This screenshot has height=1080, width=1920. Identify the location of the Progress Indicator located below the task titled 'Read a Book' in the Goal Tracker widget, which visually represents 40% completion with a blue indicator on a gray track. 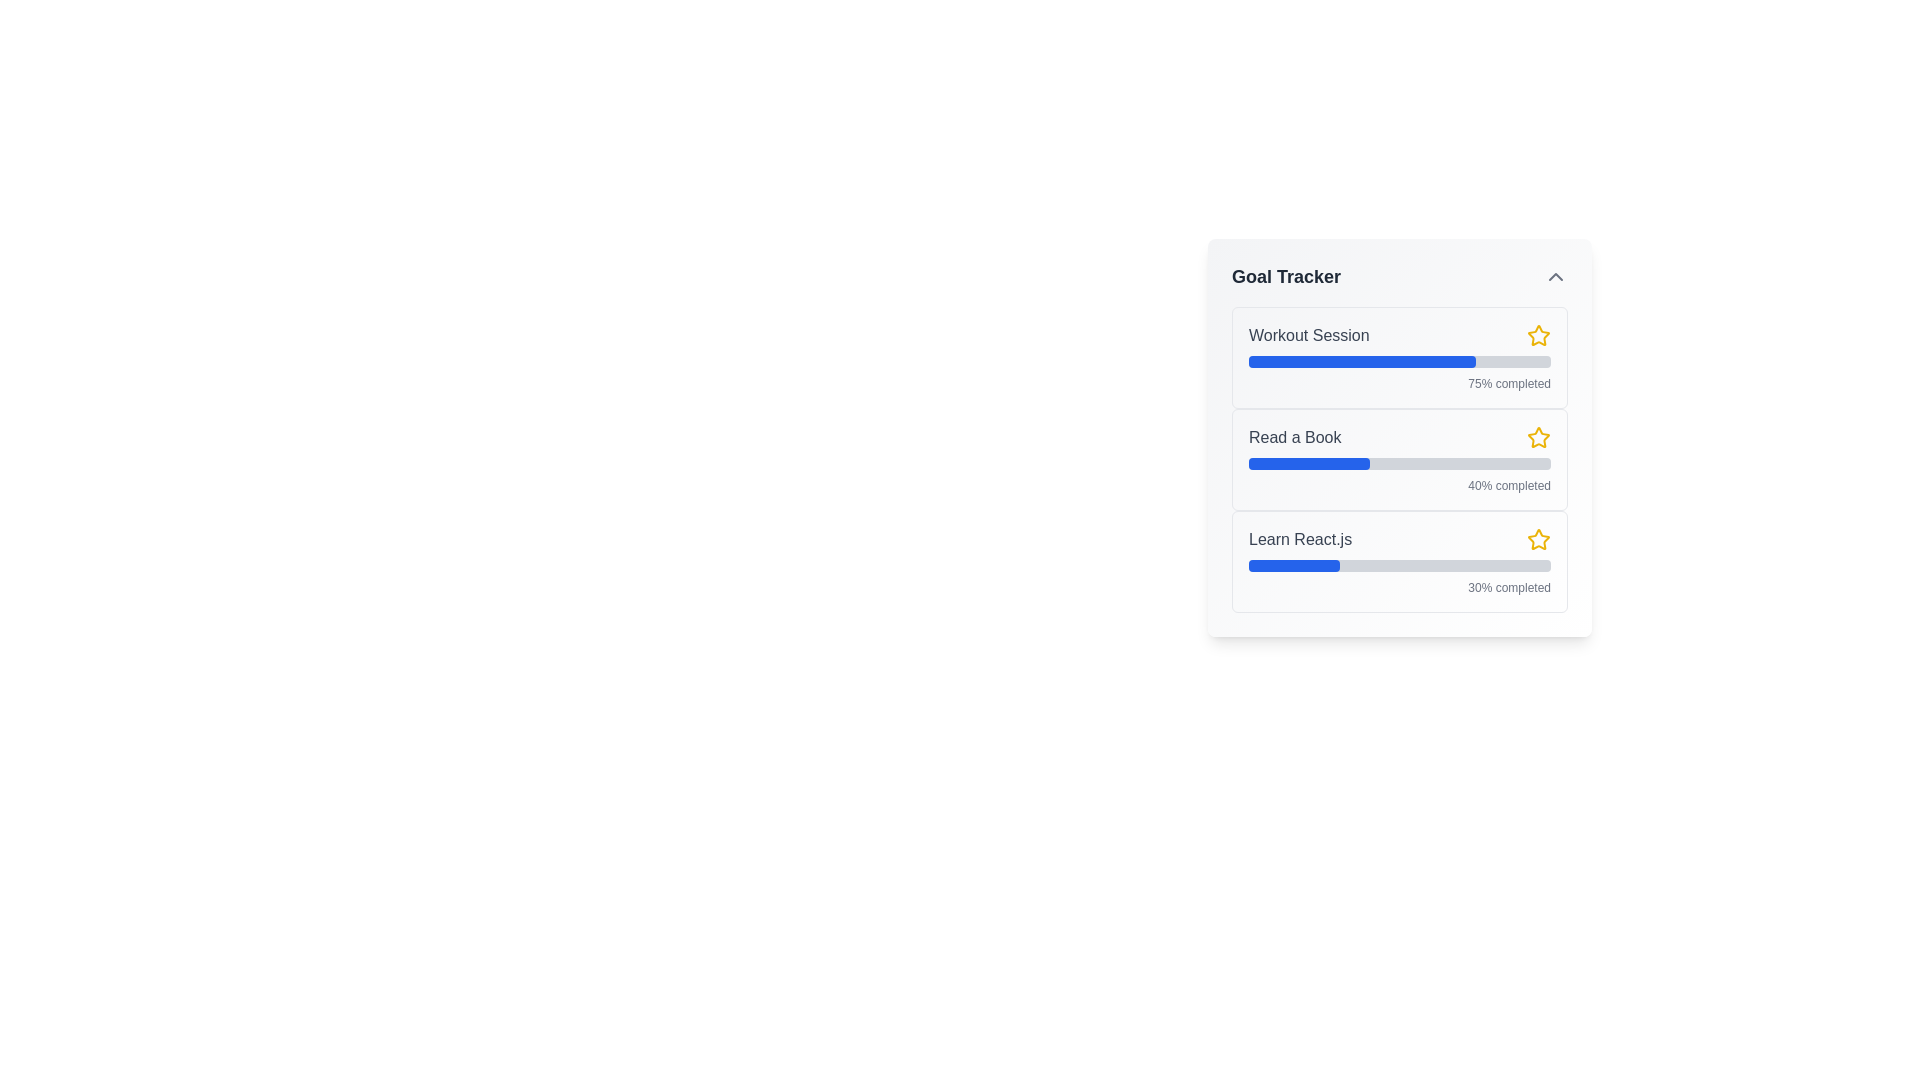
(1309, 463).